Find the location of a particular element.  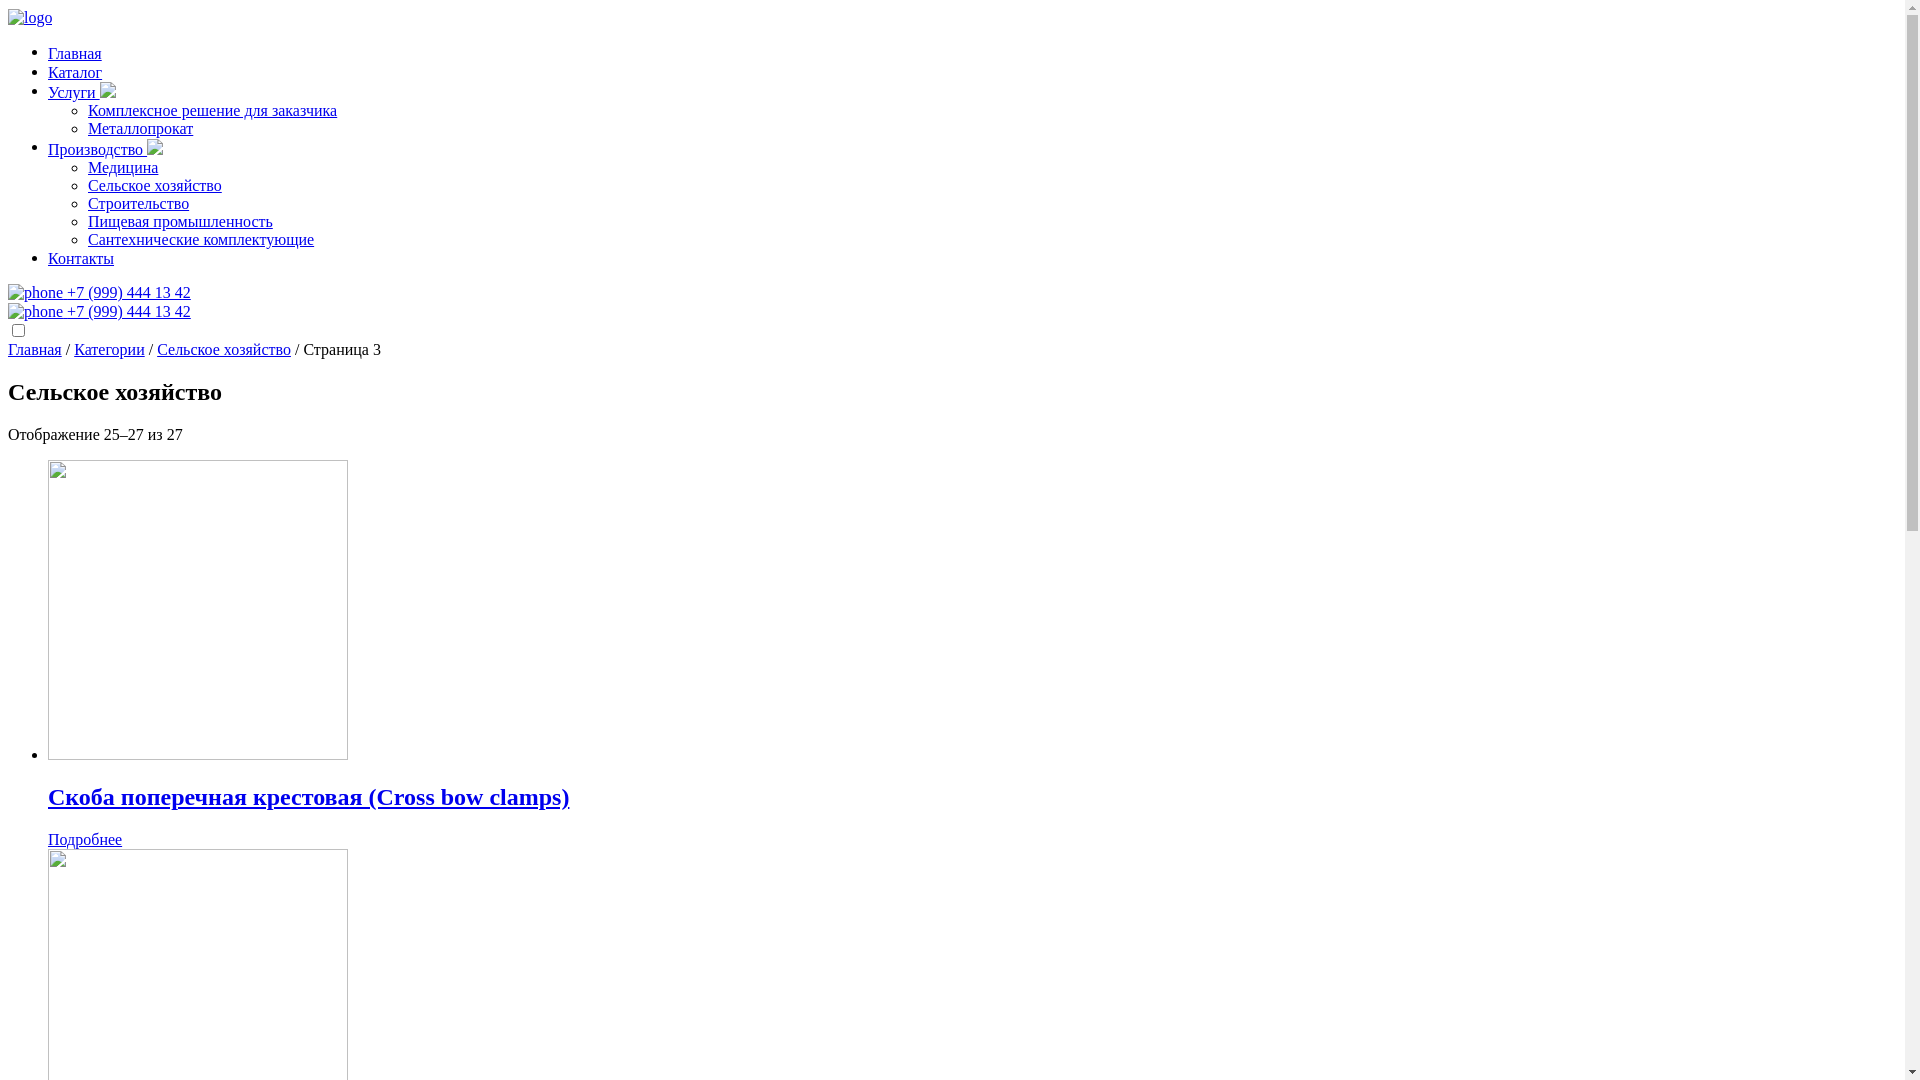

'+7 (999) 444 13 42' is located at coordinates (8, 312).